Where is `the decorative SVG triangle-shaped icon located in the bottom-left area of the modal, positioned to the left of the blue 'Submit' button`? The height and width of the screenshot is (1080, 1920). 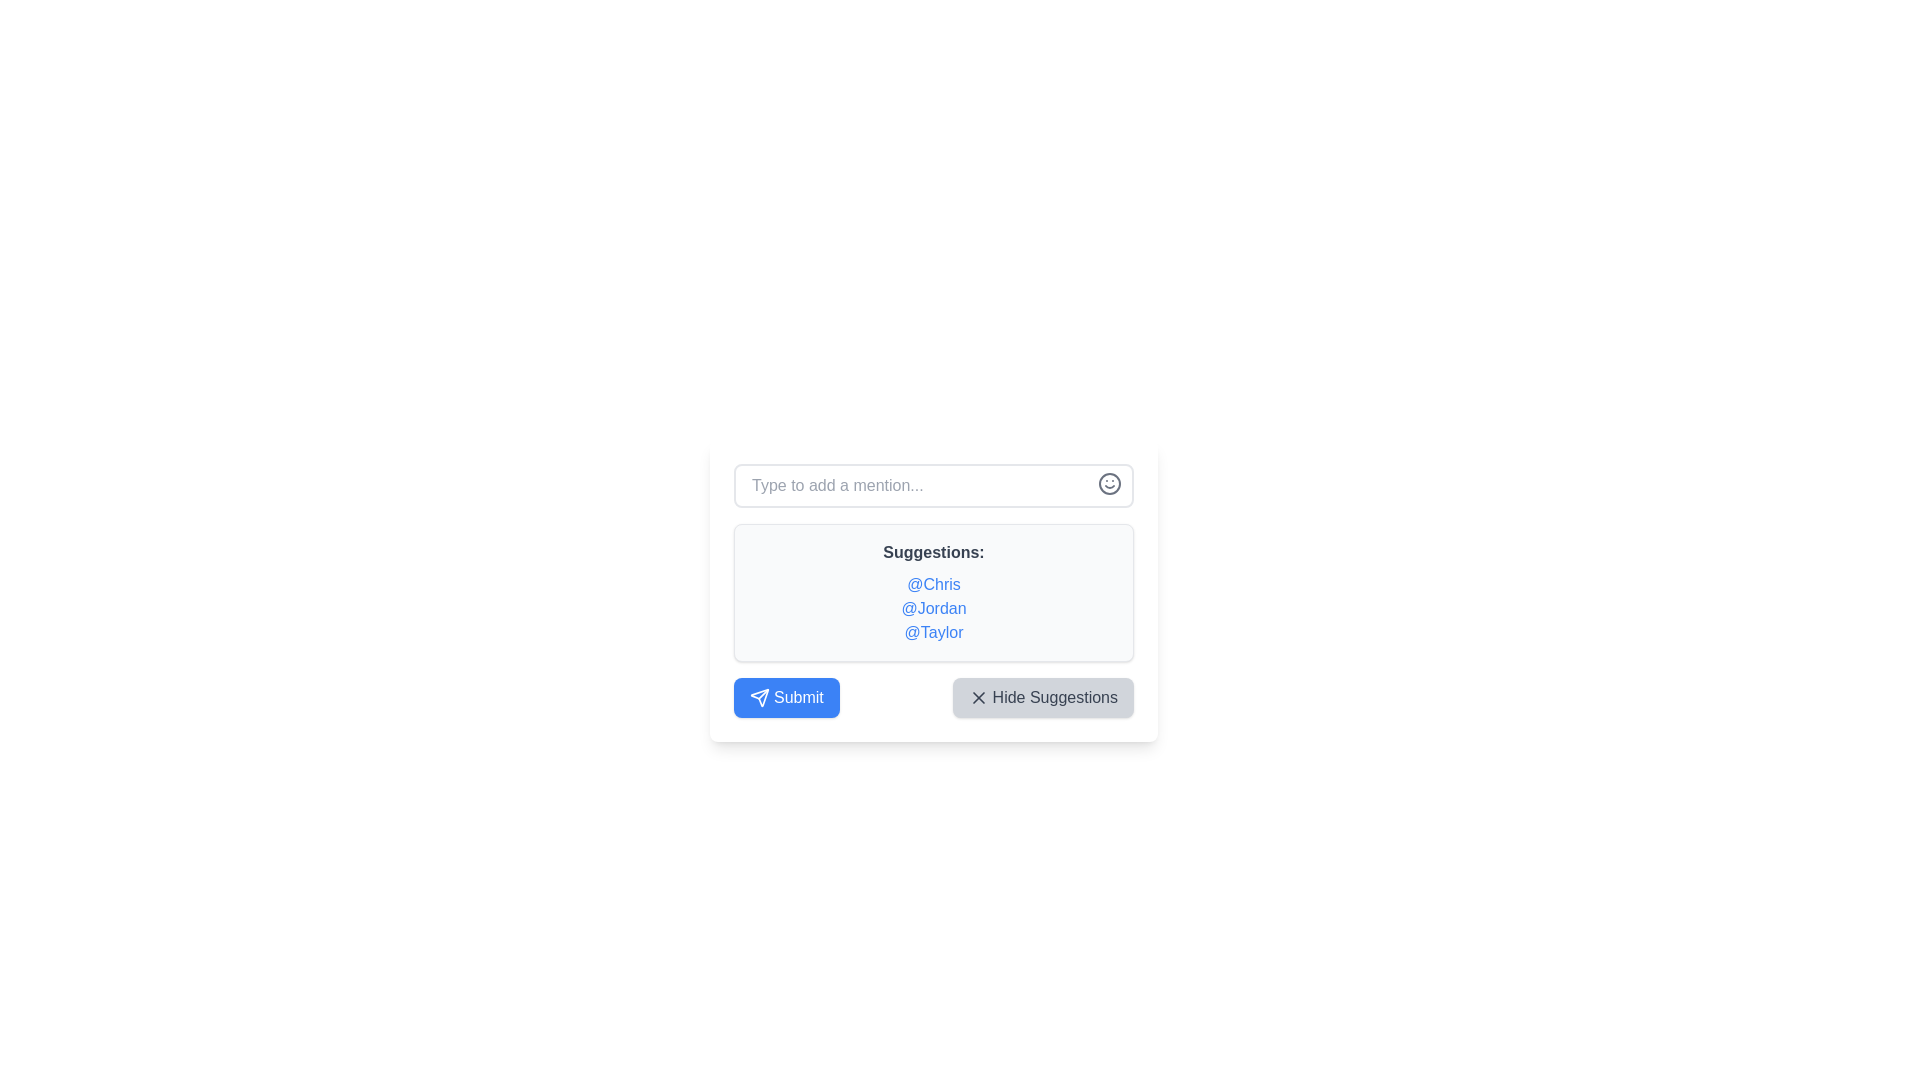
the decorative SVG triangle-shaped icon located in the bottom-left area of the modal, positioned to the left of the blue 'Submit' button is located at coordinates (758, 697).